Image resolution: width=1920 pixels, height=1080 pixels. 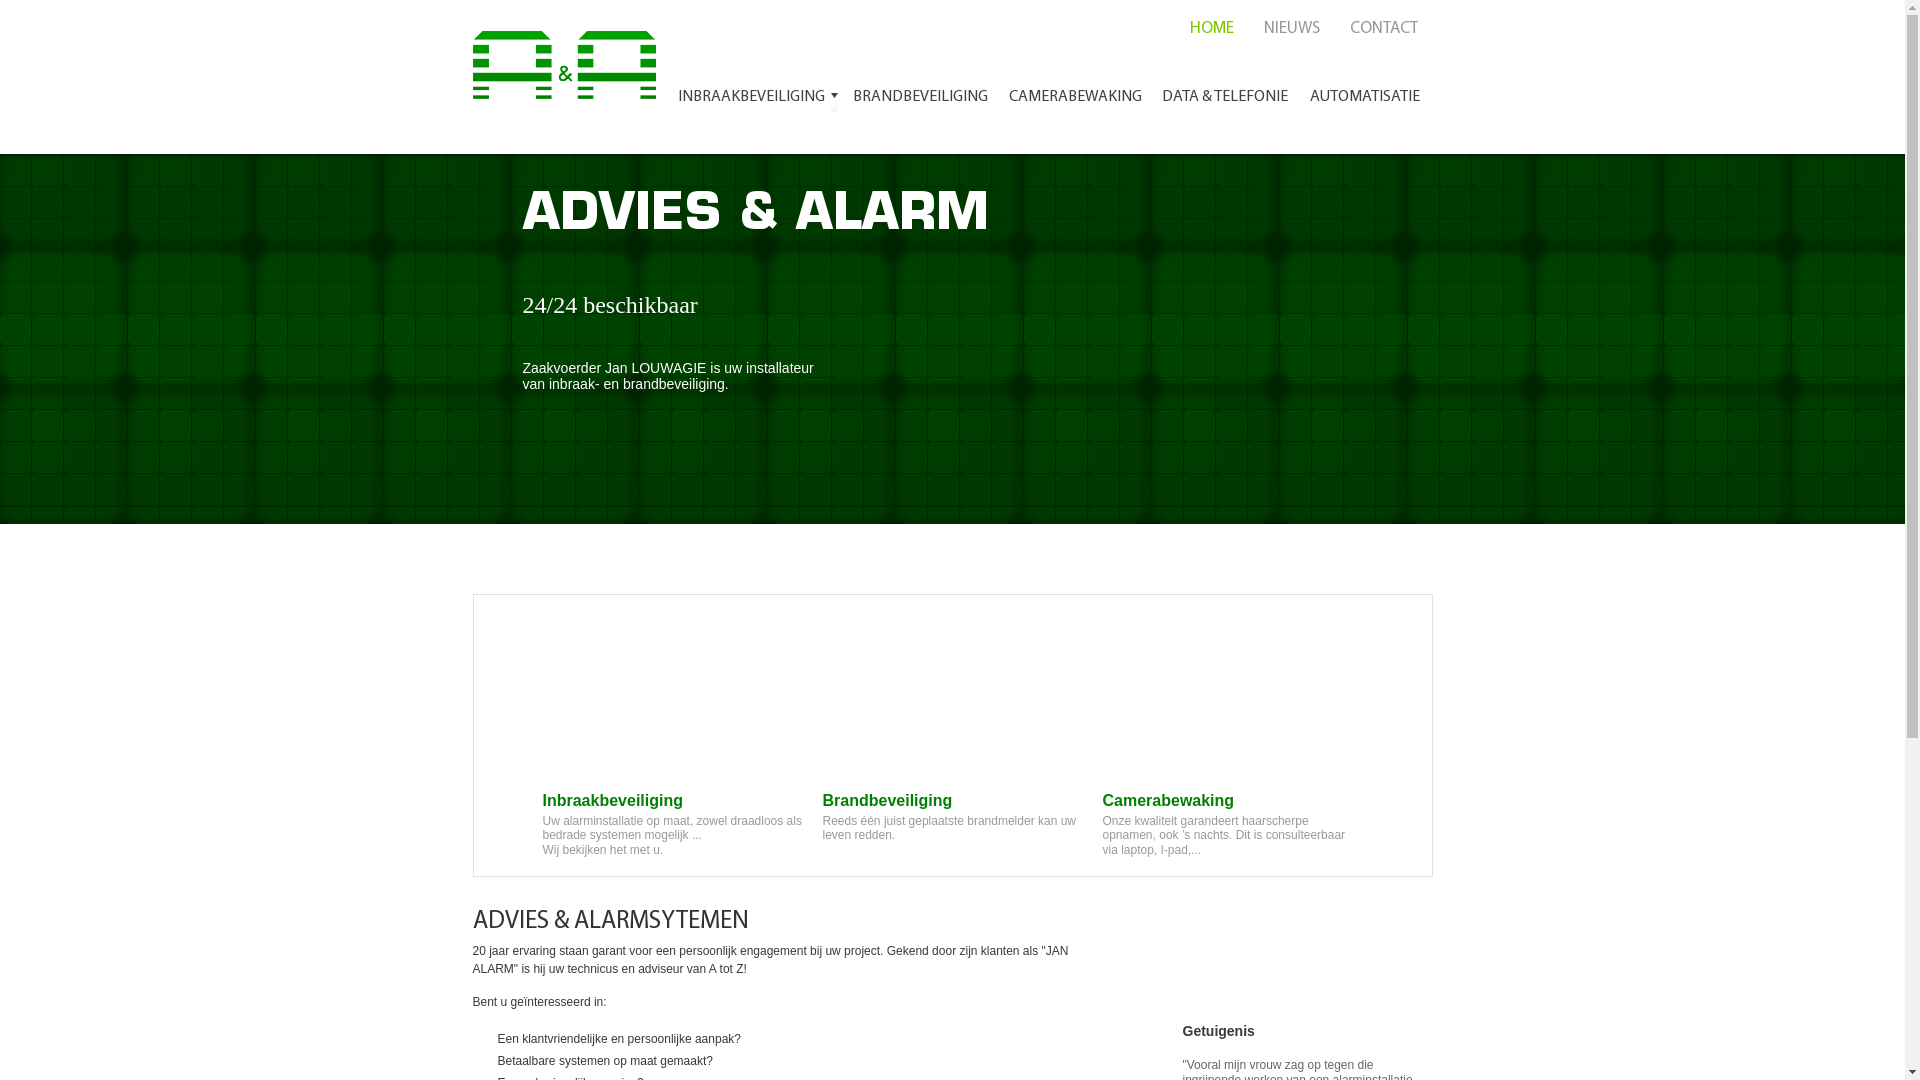 What do you see at coordinates (672, 743) in the screenshot?
I see `'Inbraakbeveiliging'` at bounding box center [672, 743].